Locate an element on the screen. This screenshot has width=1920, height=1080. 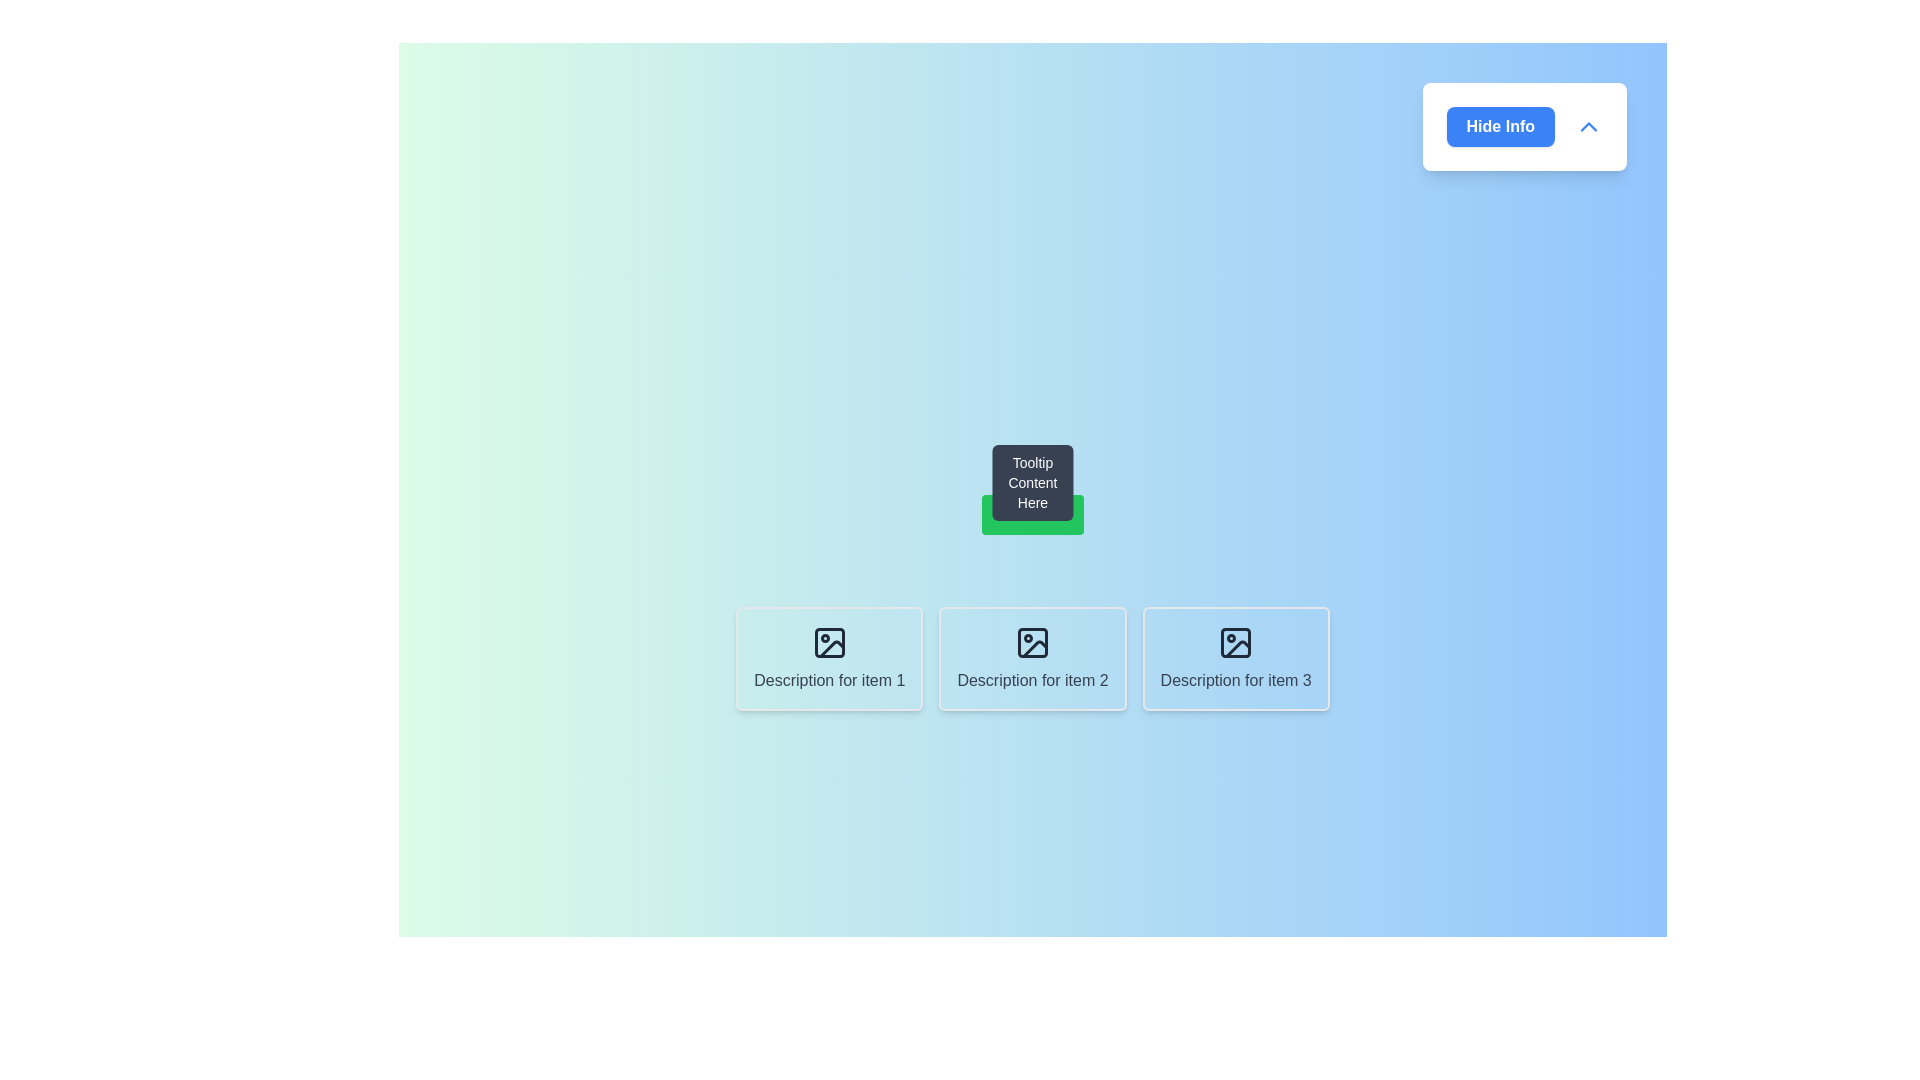
the 'Hover me' button, which is a rectangular button with rounded corners and a green background located in the central upper part of the interface is located at coordinates (1032, 514).